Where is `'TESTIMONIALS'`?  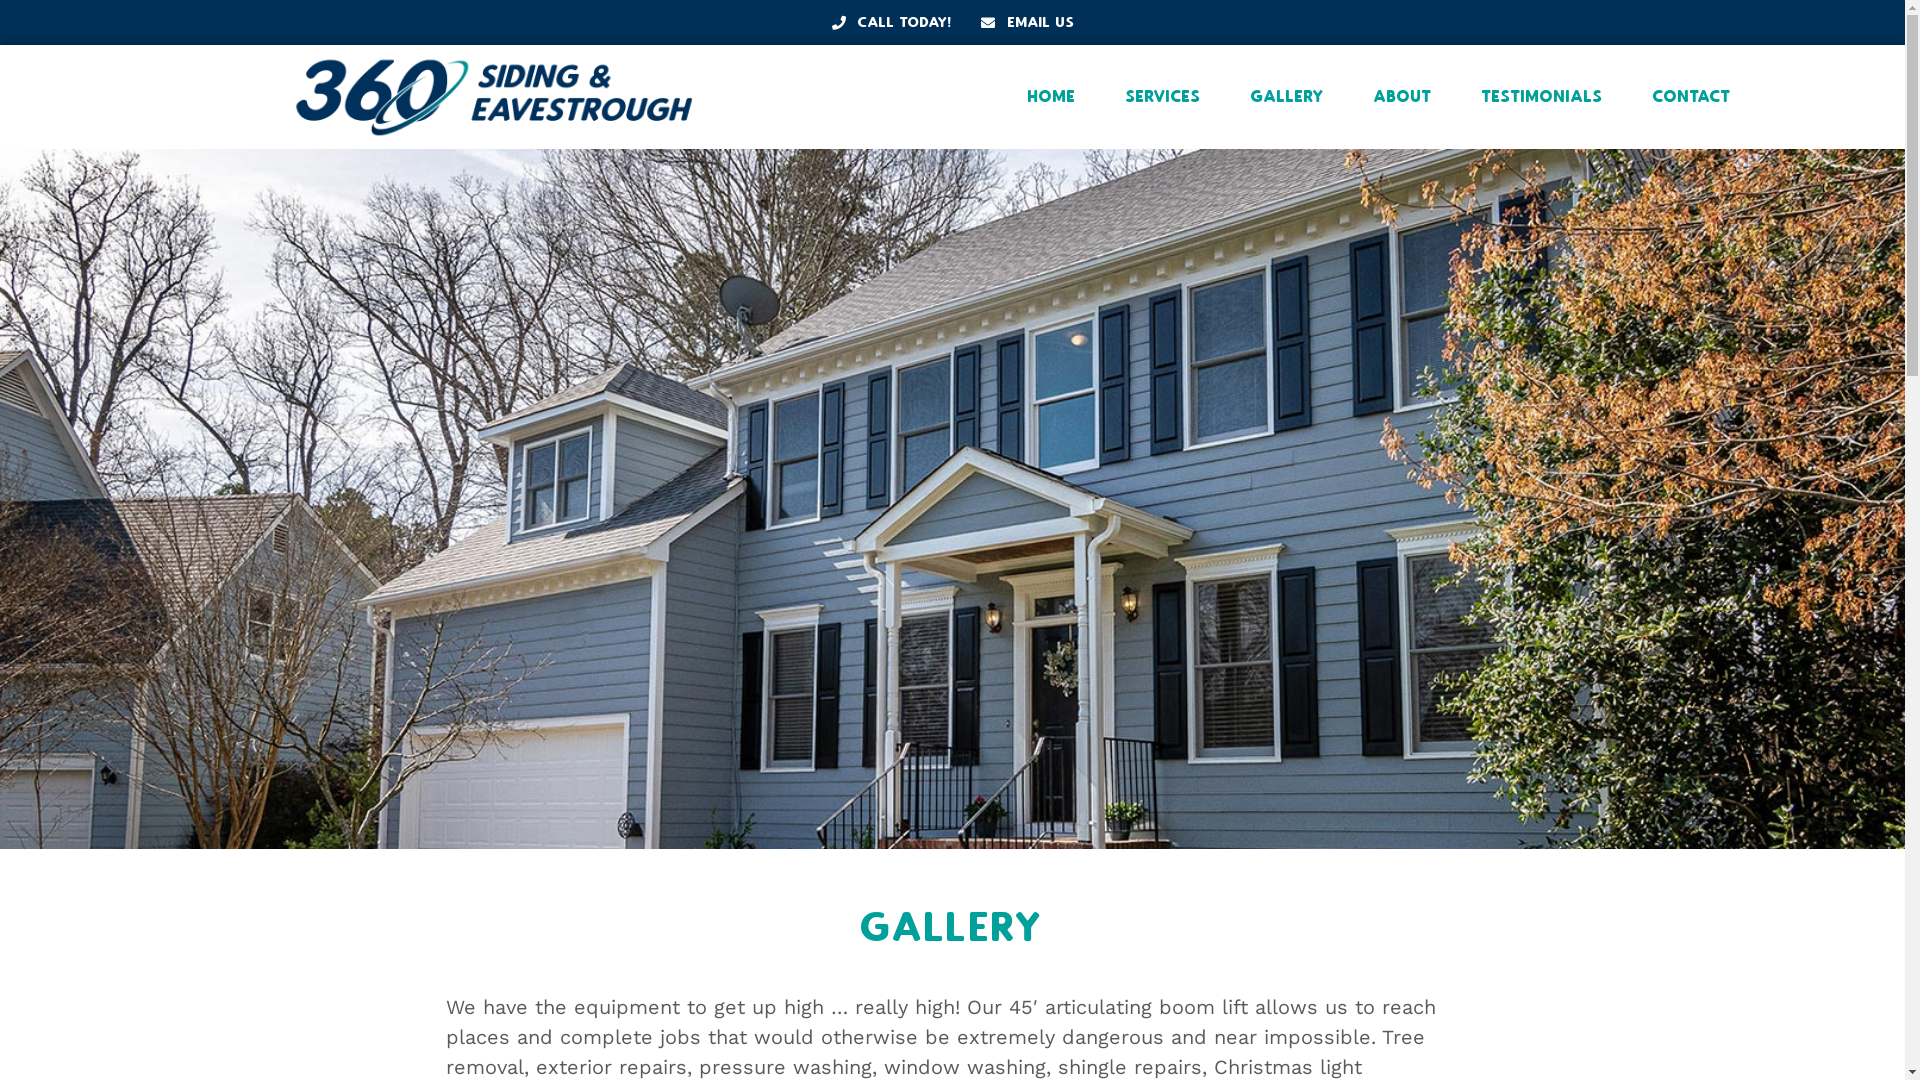
'TESTIMONIALS' is located at coordinates (1541, 96).